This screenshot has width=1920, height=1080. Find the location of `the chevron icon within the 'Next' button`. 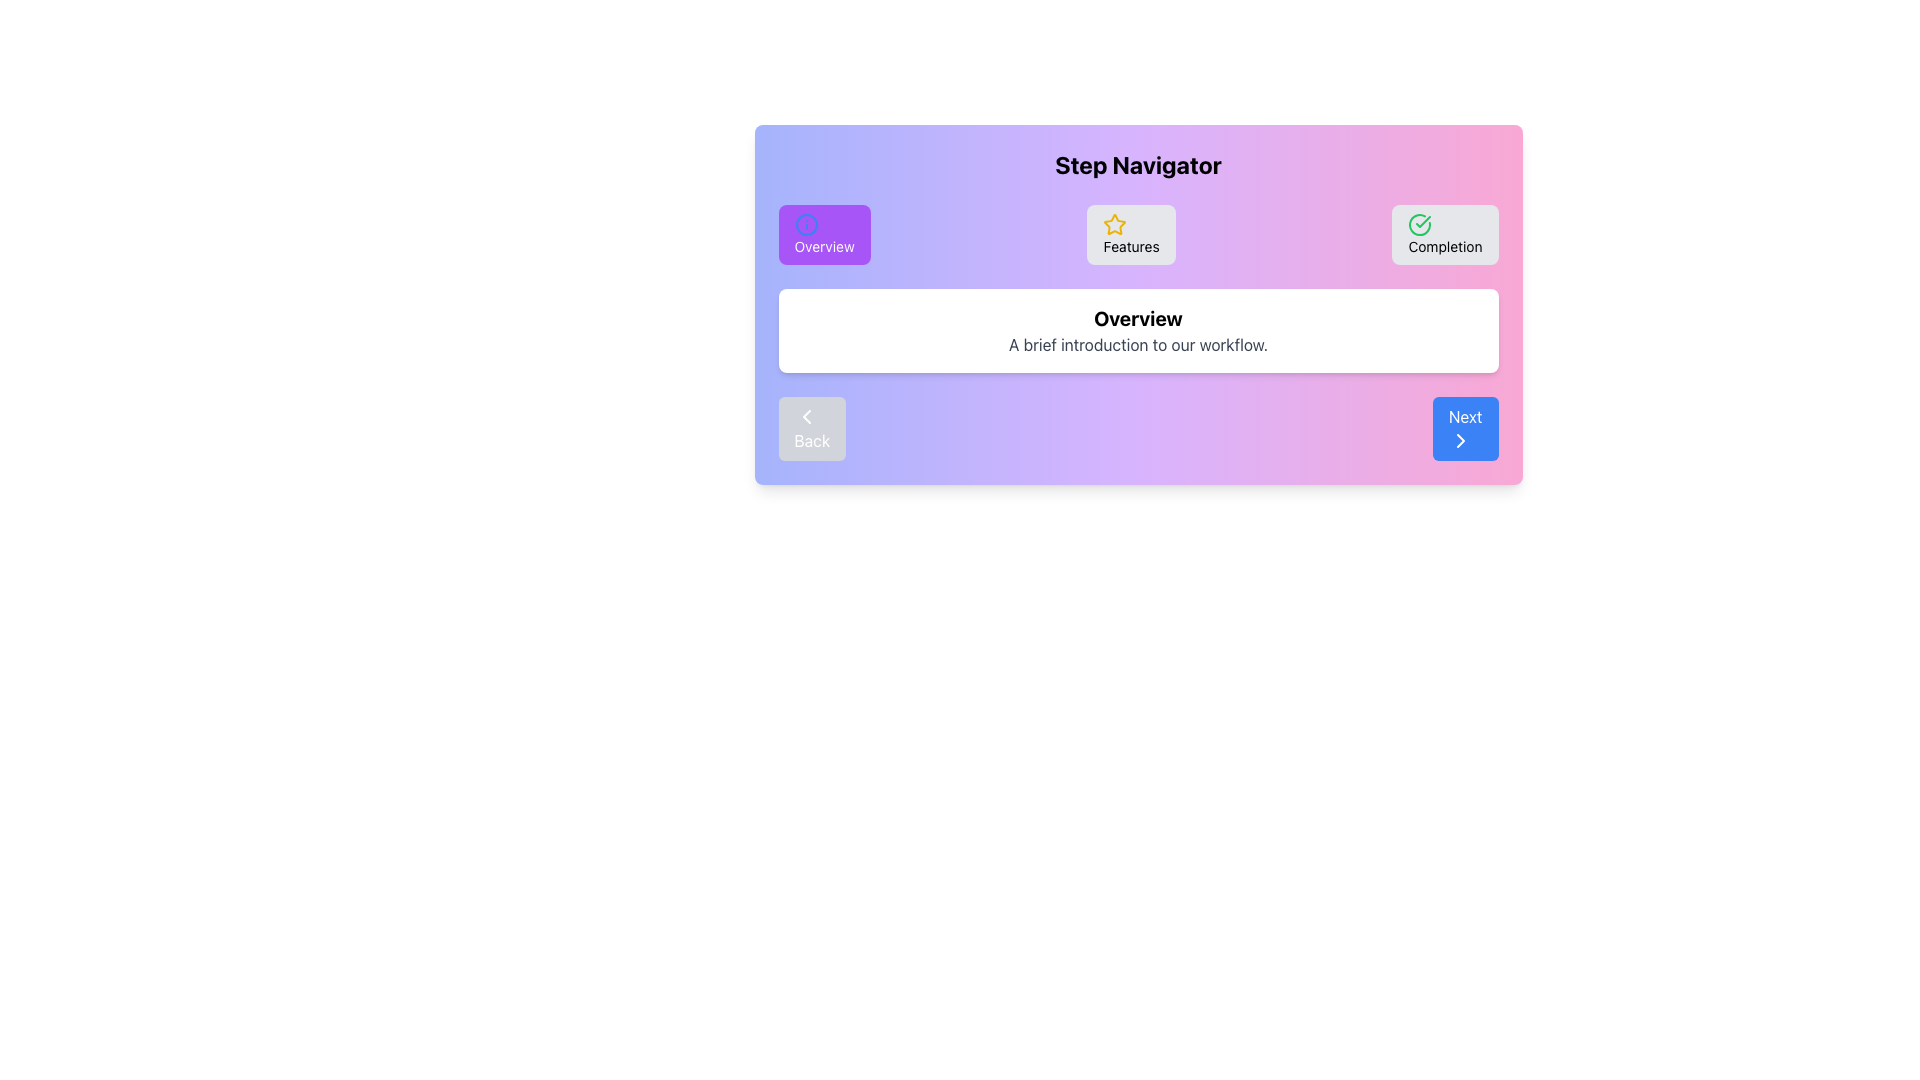

the chevron icon within the 'Next' button is located at coordinates (1460, 439).